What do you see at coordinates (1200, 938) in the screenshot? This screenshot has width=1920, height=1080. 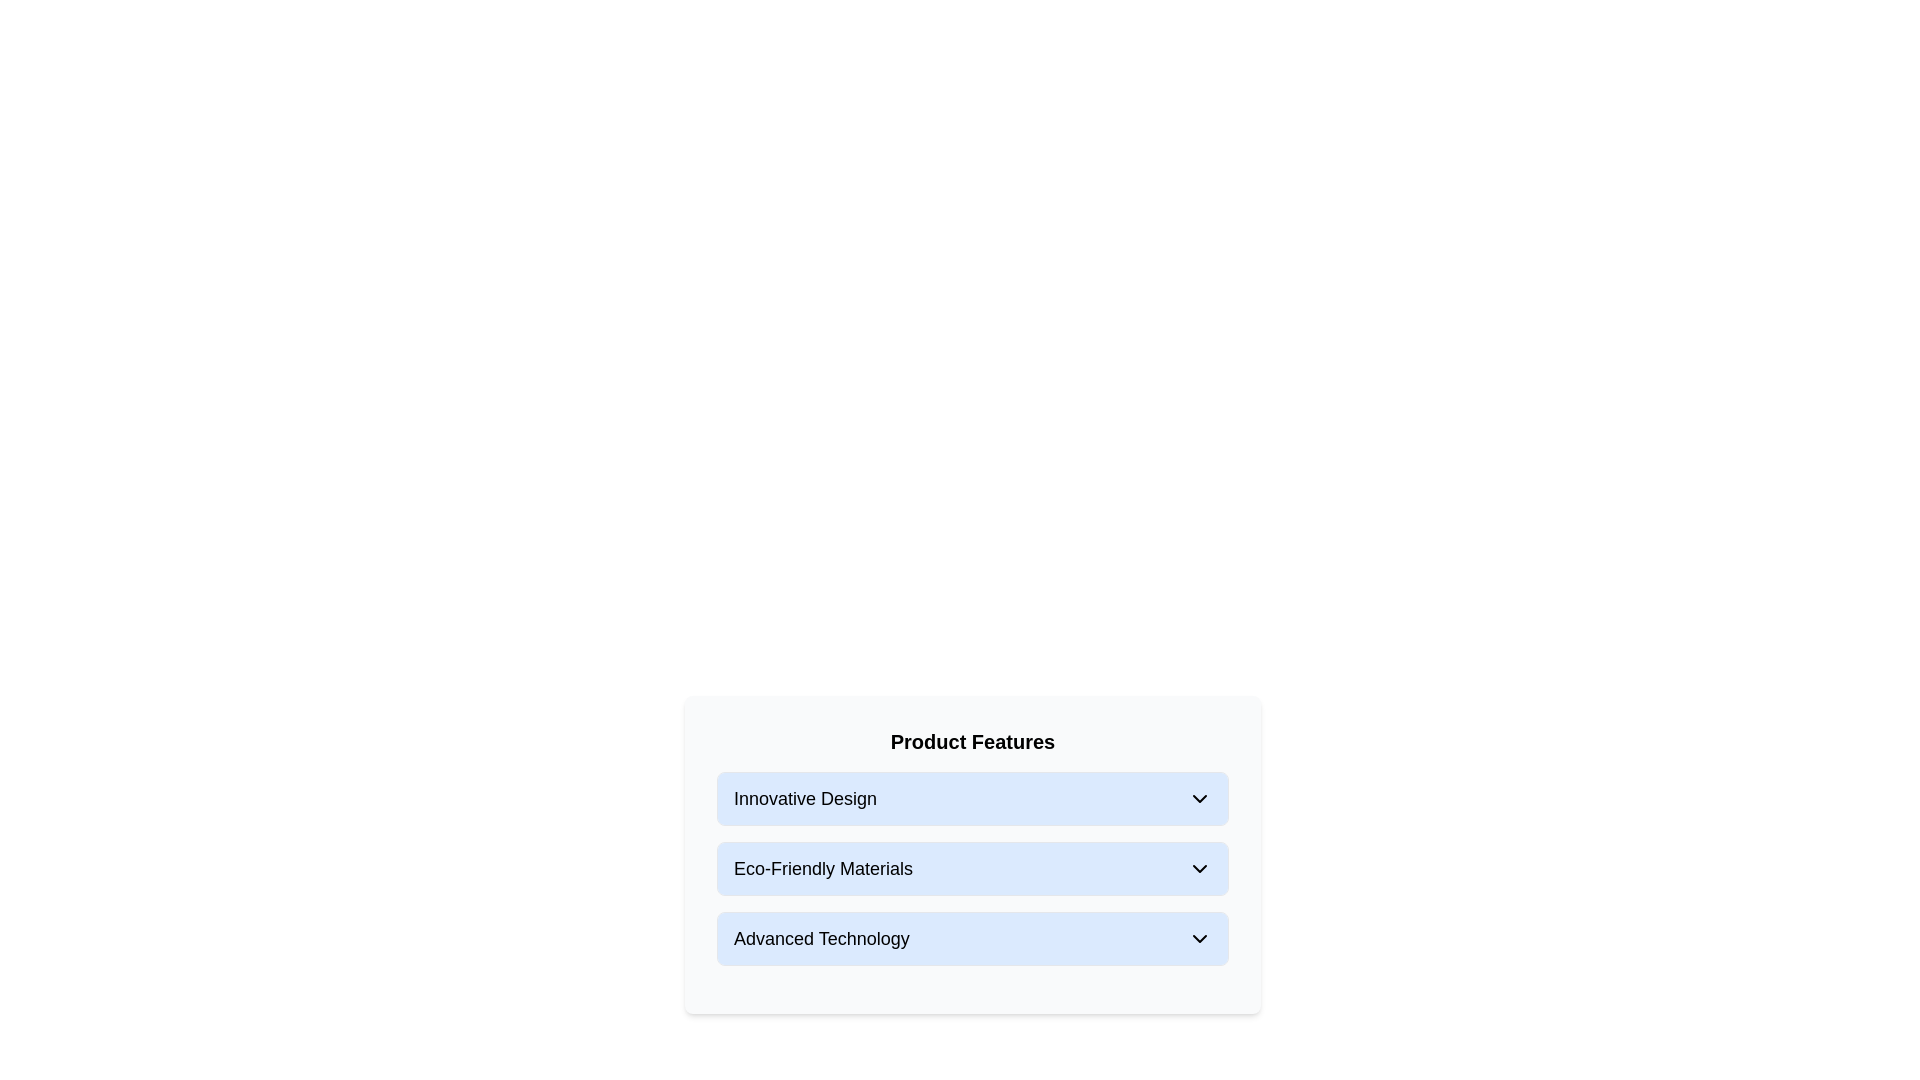 I see `the downward-pointing chevron icon on the top-right side of the 'Advanced Technology' button` at bounding box center [1200, 938].